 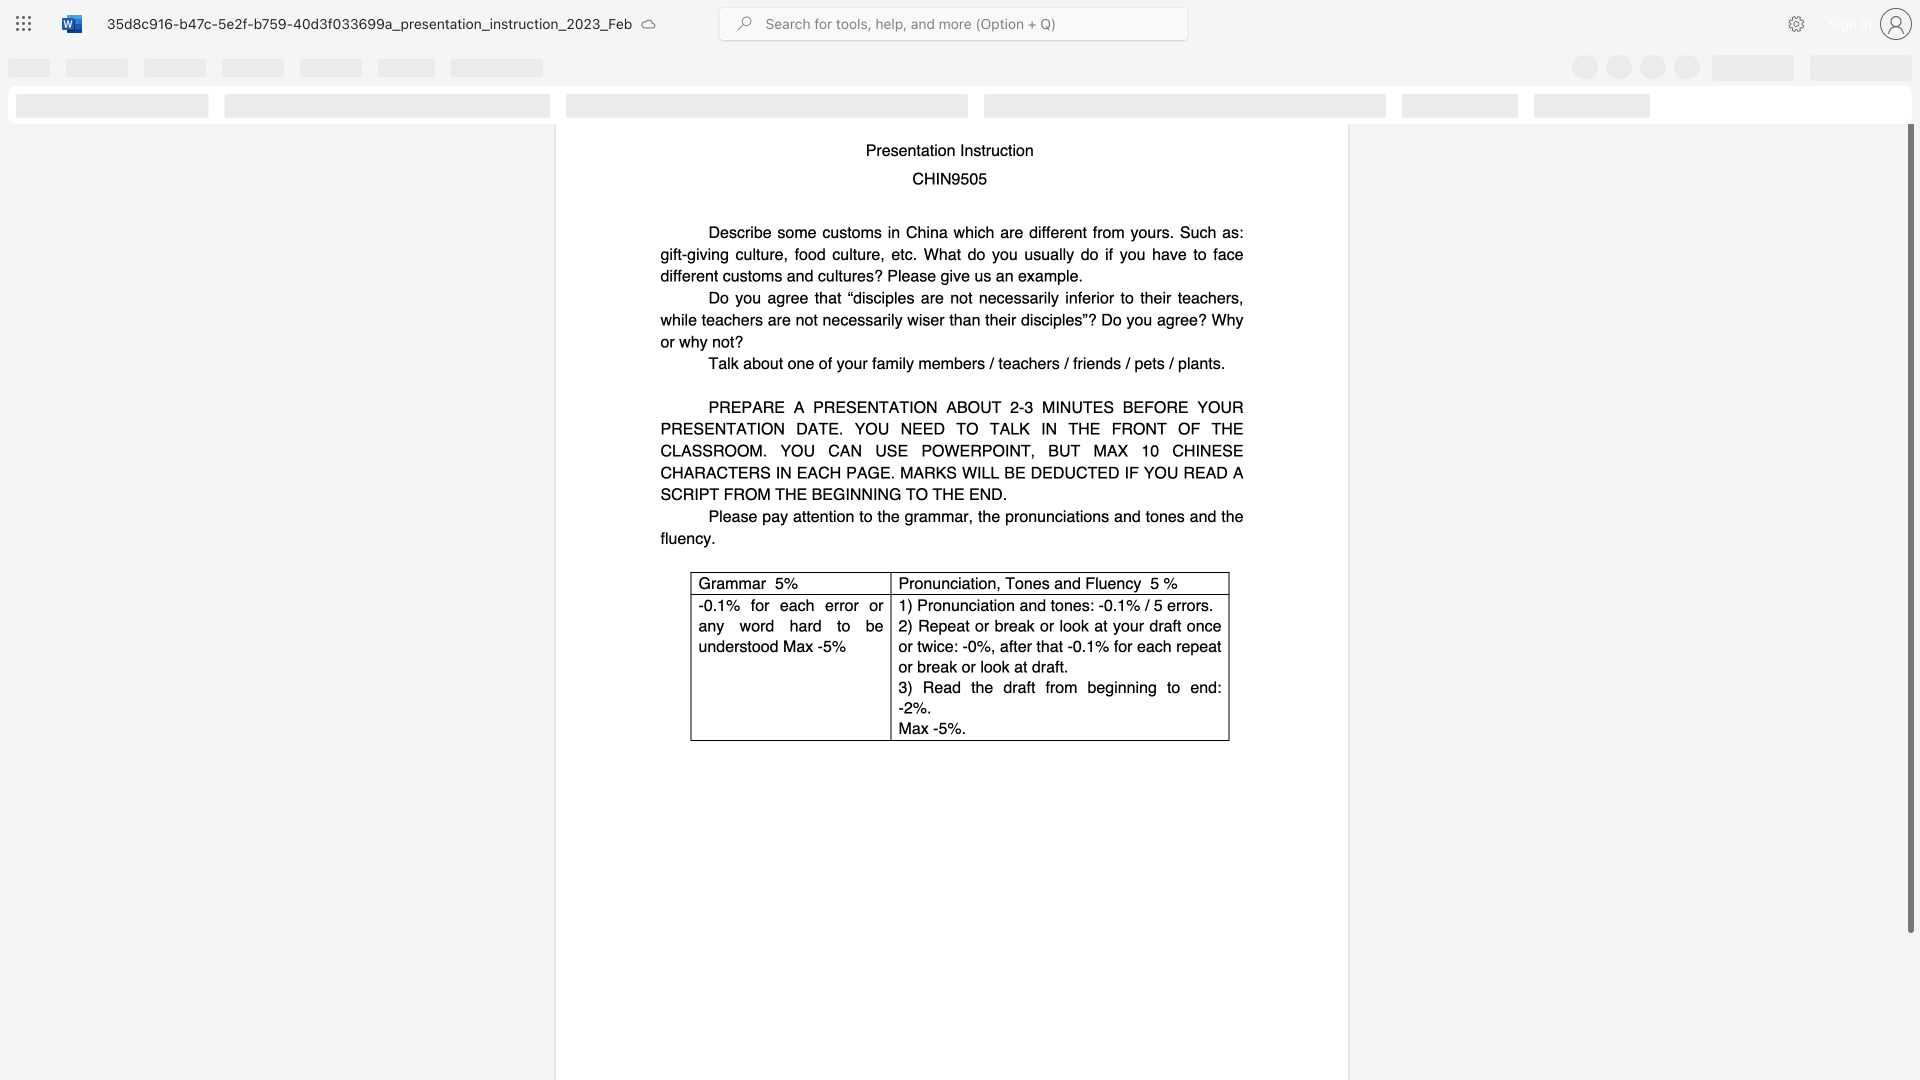 What do you see at coordinates (909, 275) in the screenshot?
I see `the subset text "ase give us an e" within the text "? Please give us an example."` at bounding box center [909, 275].